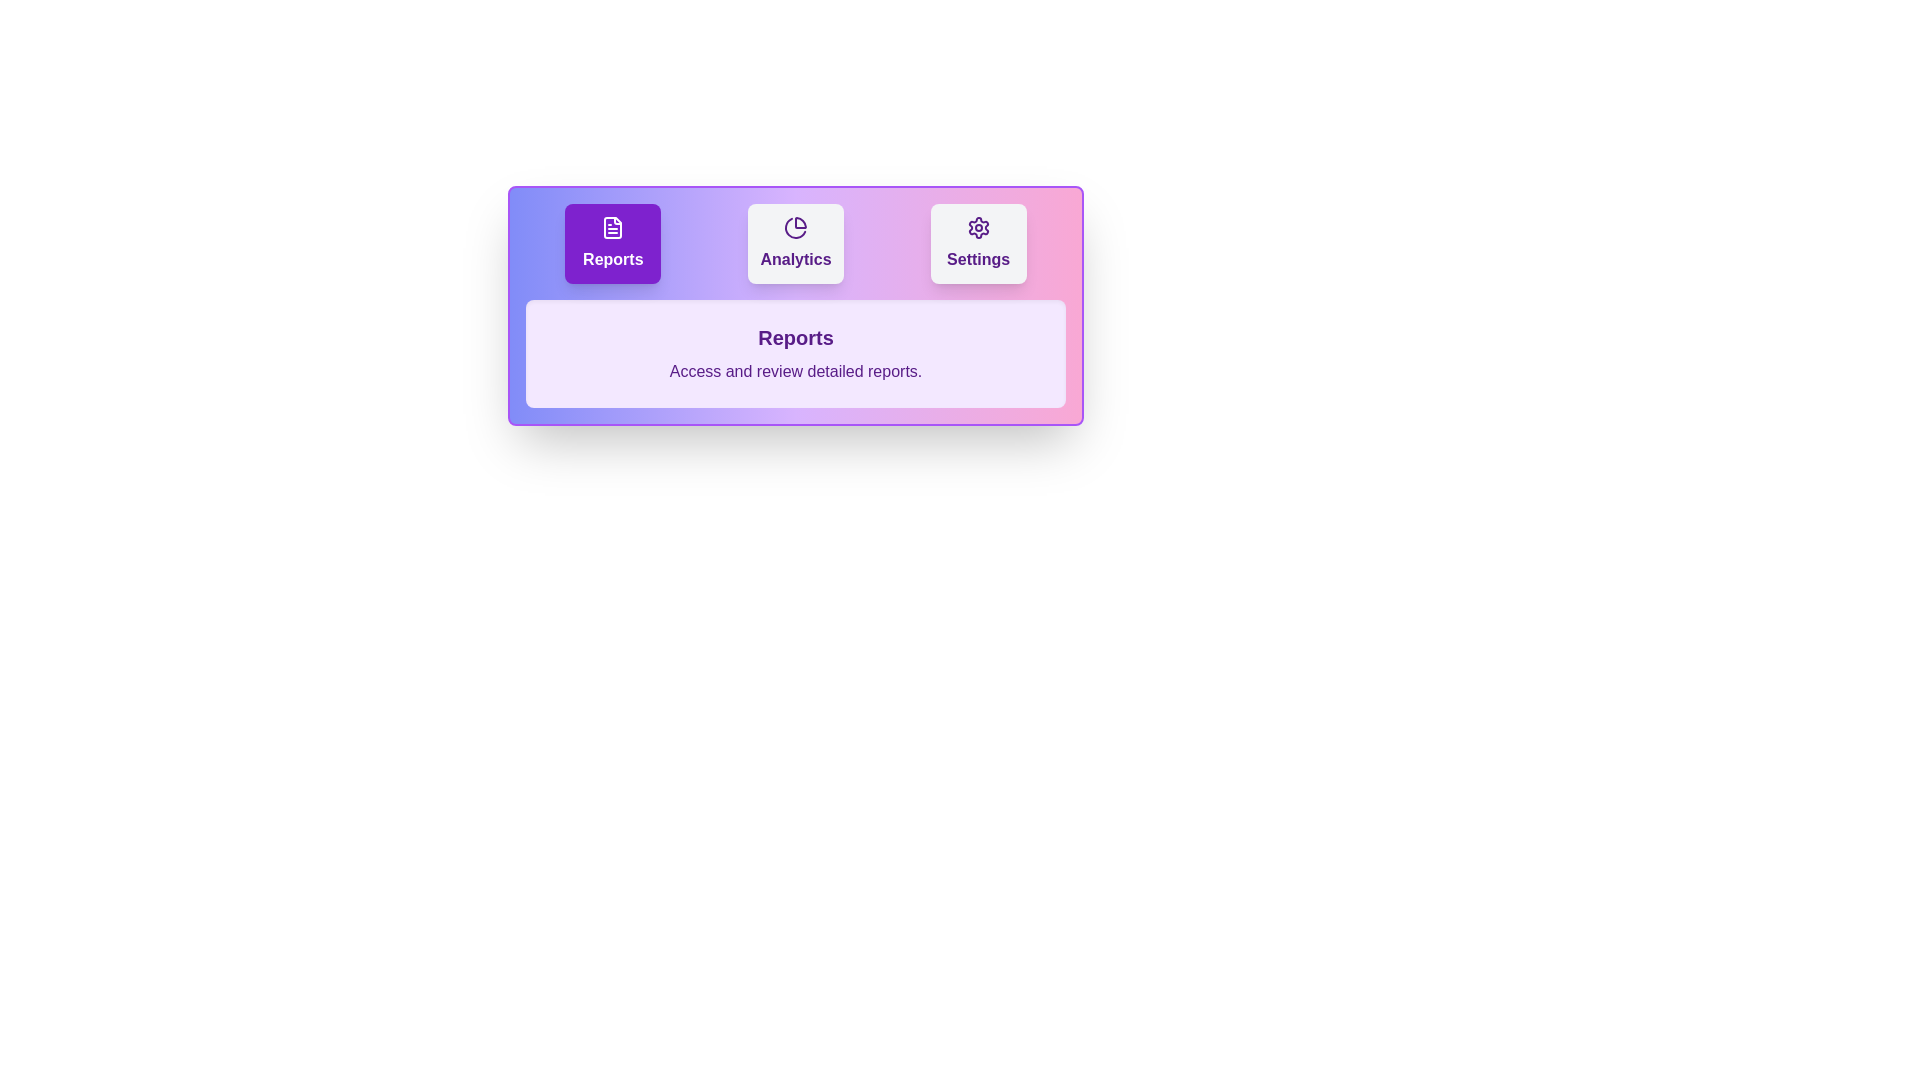 The height and width of the screenshot is (1080, 1920). What do you see at coordinates (612, 242) in the screenshot?
I see `the Reports tab` at bounding box center [612, 242].